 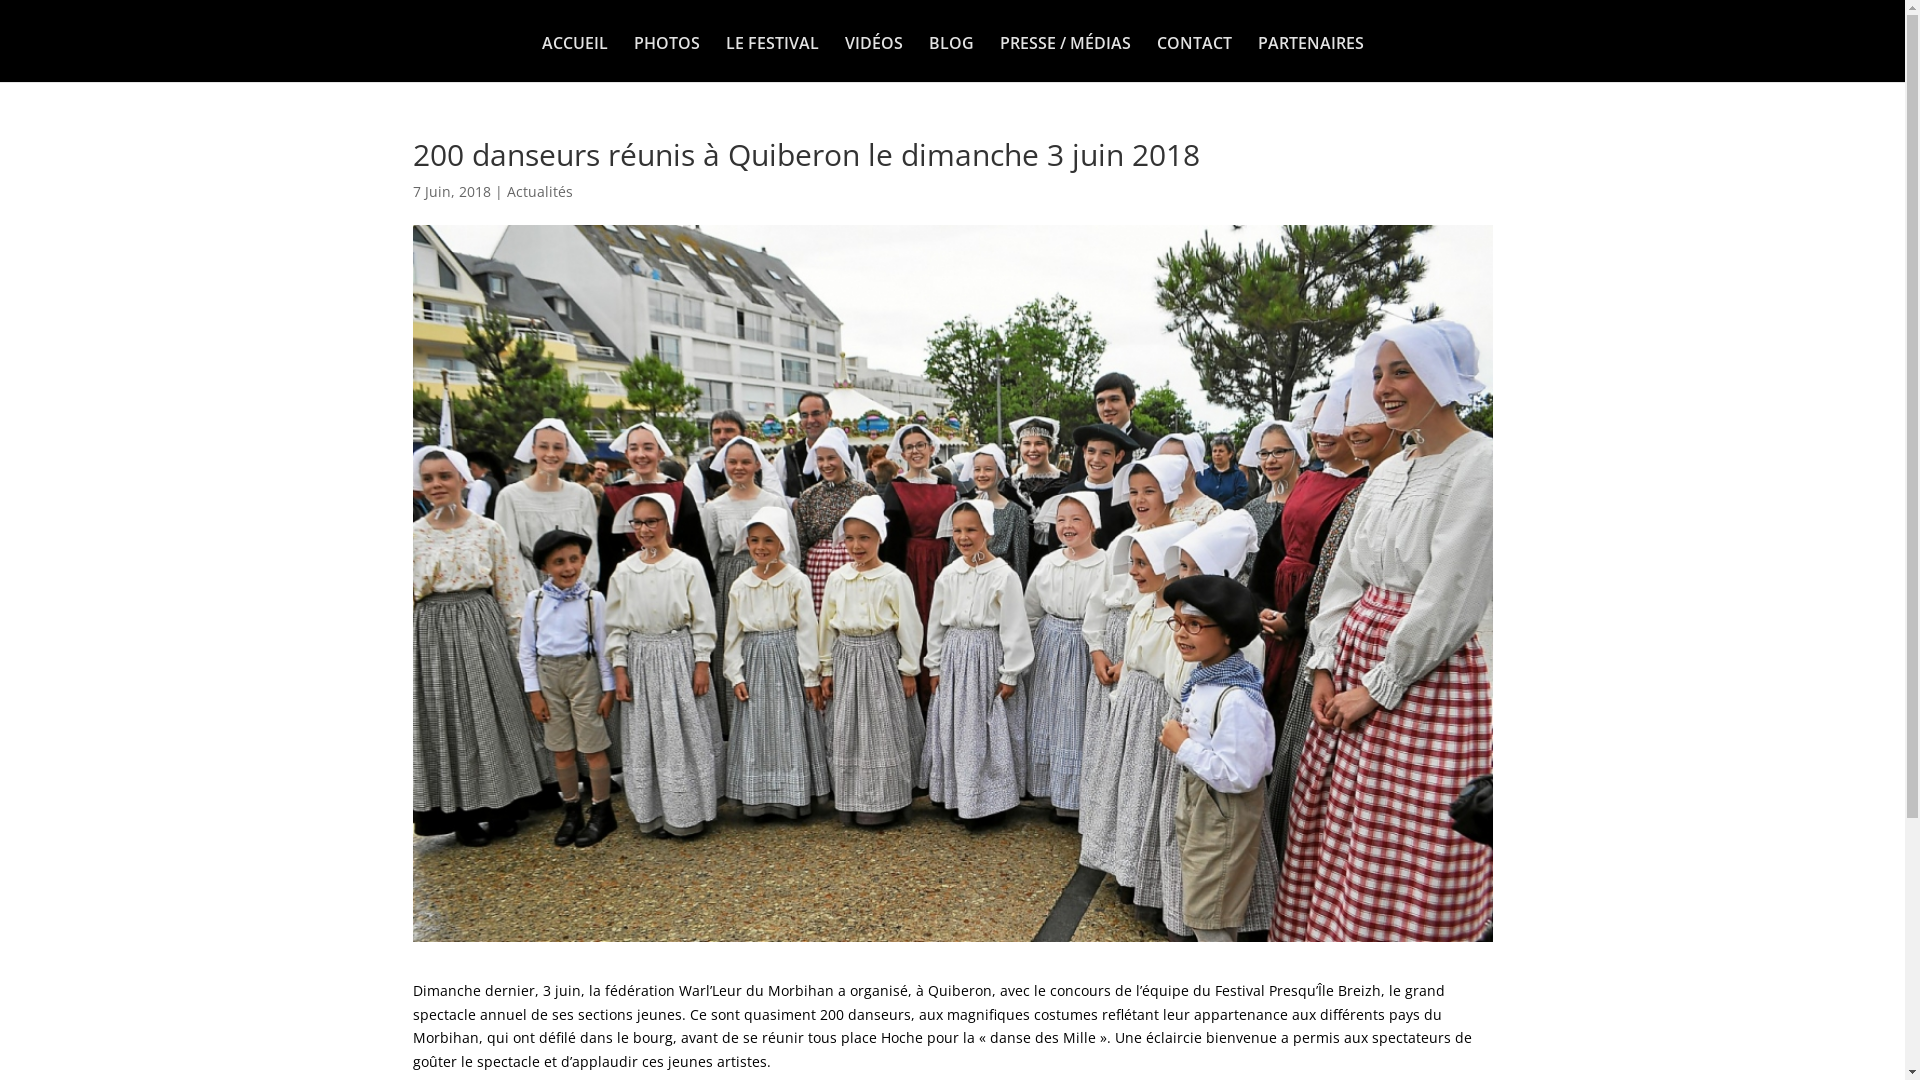 I want to click on 'PHOTOS', so click(x=667, y=57).